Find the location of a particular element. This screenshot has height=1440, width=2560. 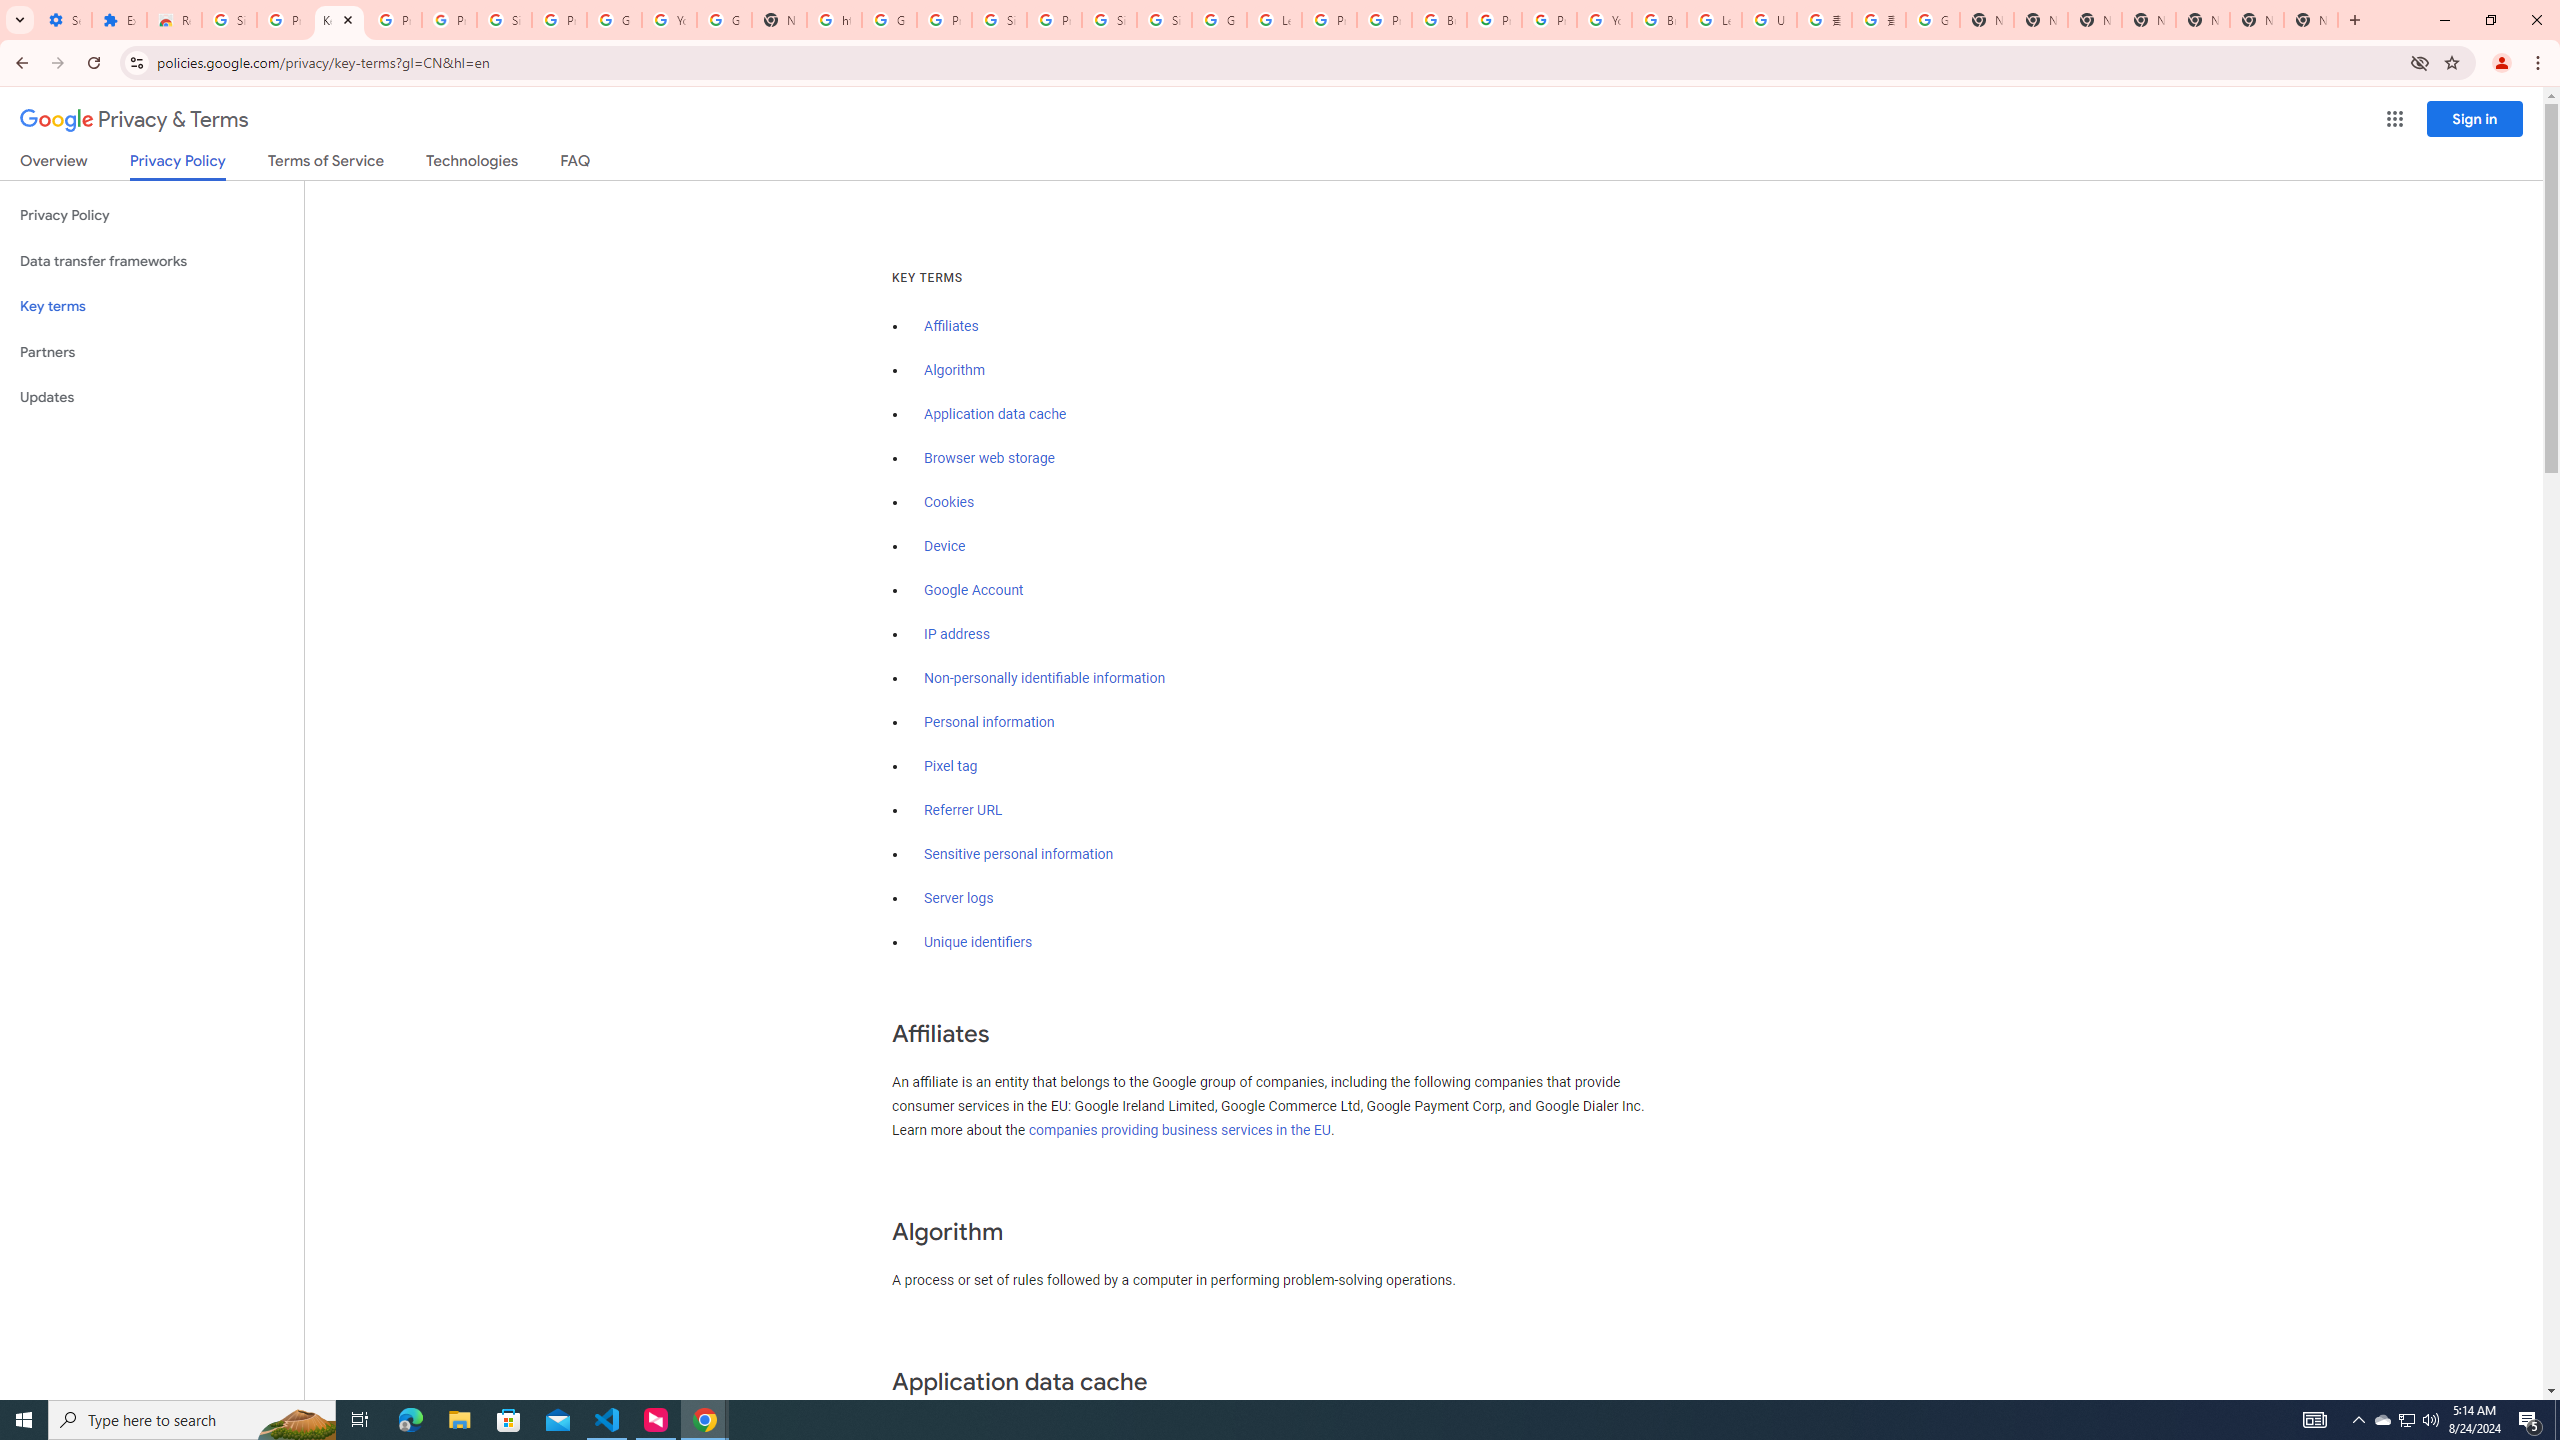

'Google Images' is located at coordinates (1932, 19).